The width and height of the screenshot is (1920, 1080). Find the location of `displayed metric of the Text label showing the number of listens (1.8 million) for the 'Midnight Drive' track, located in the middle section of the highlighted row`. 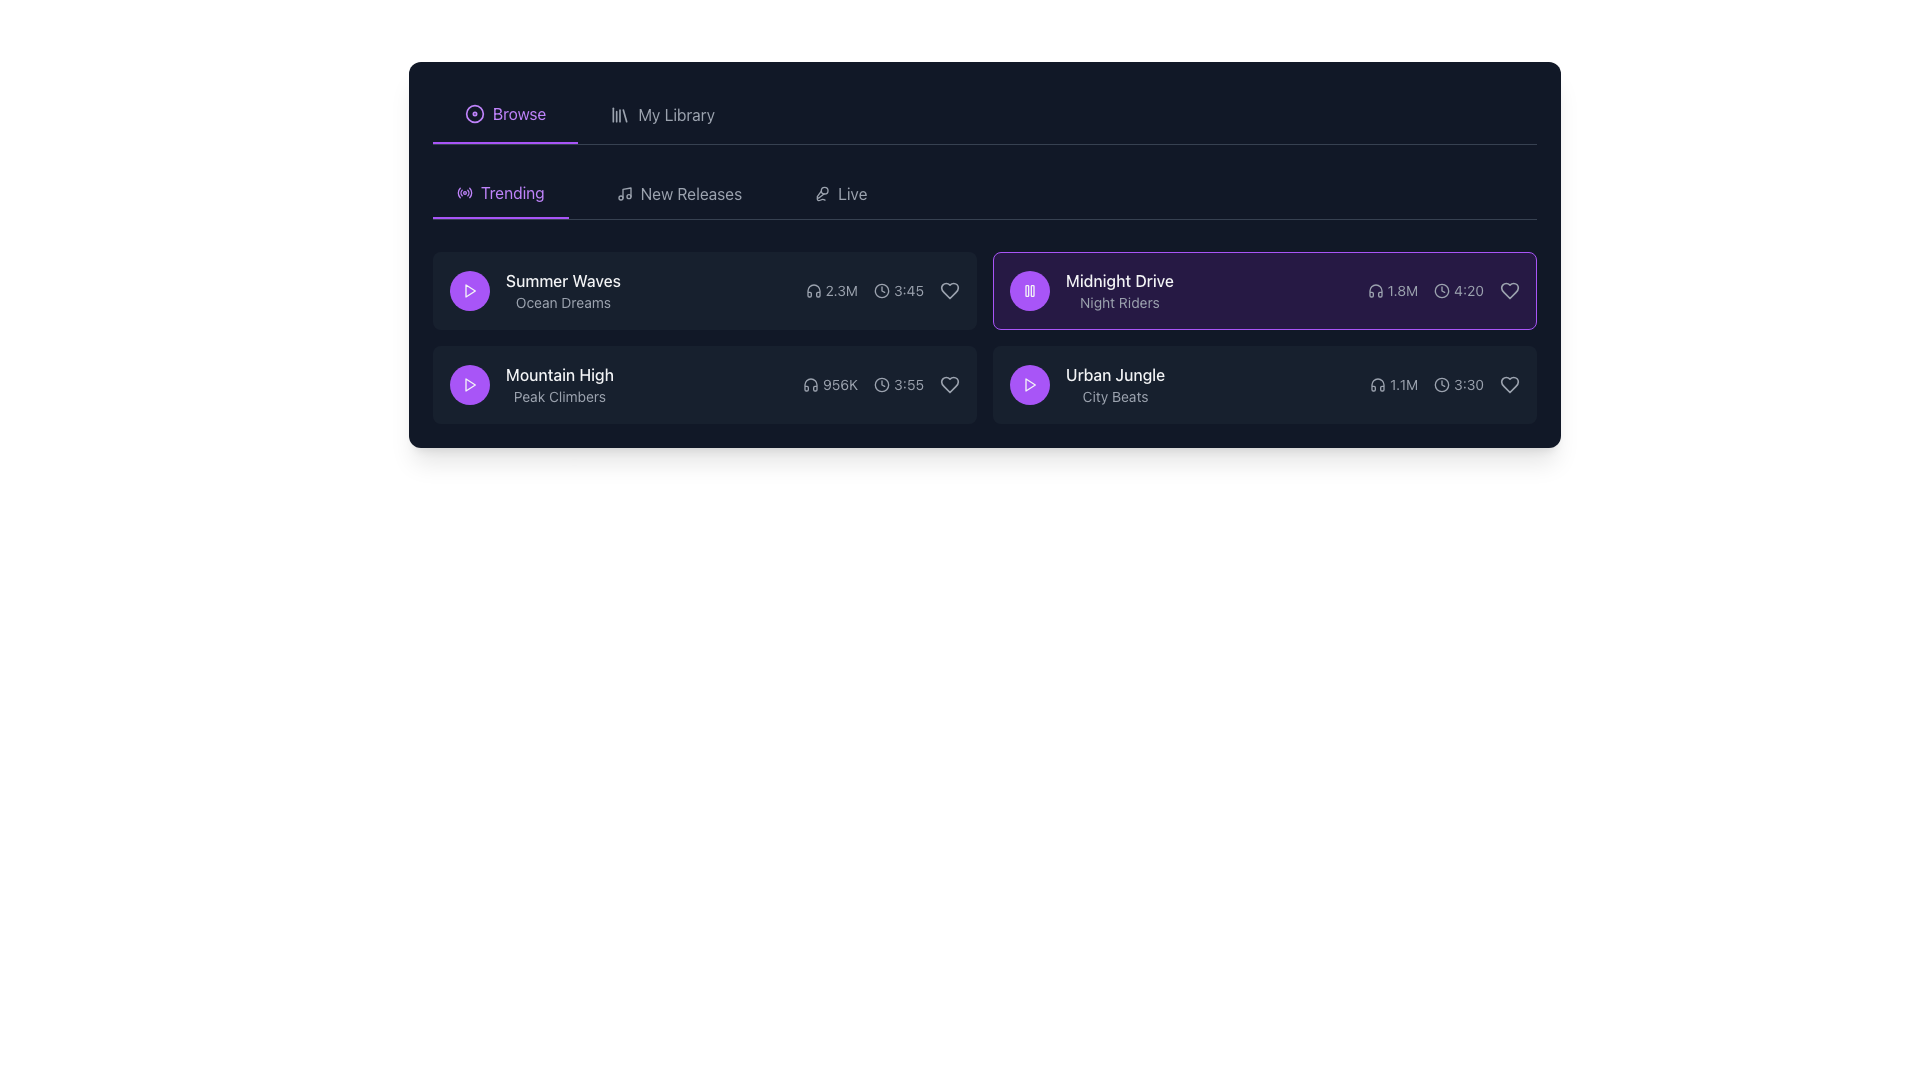

displayed metric of the Text label showing the number of listens (1.8 million) for the 'Midnight Drive' track, located in the middle section of the highlighted row is located at coordinates (1391, 290).